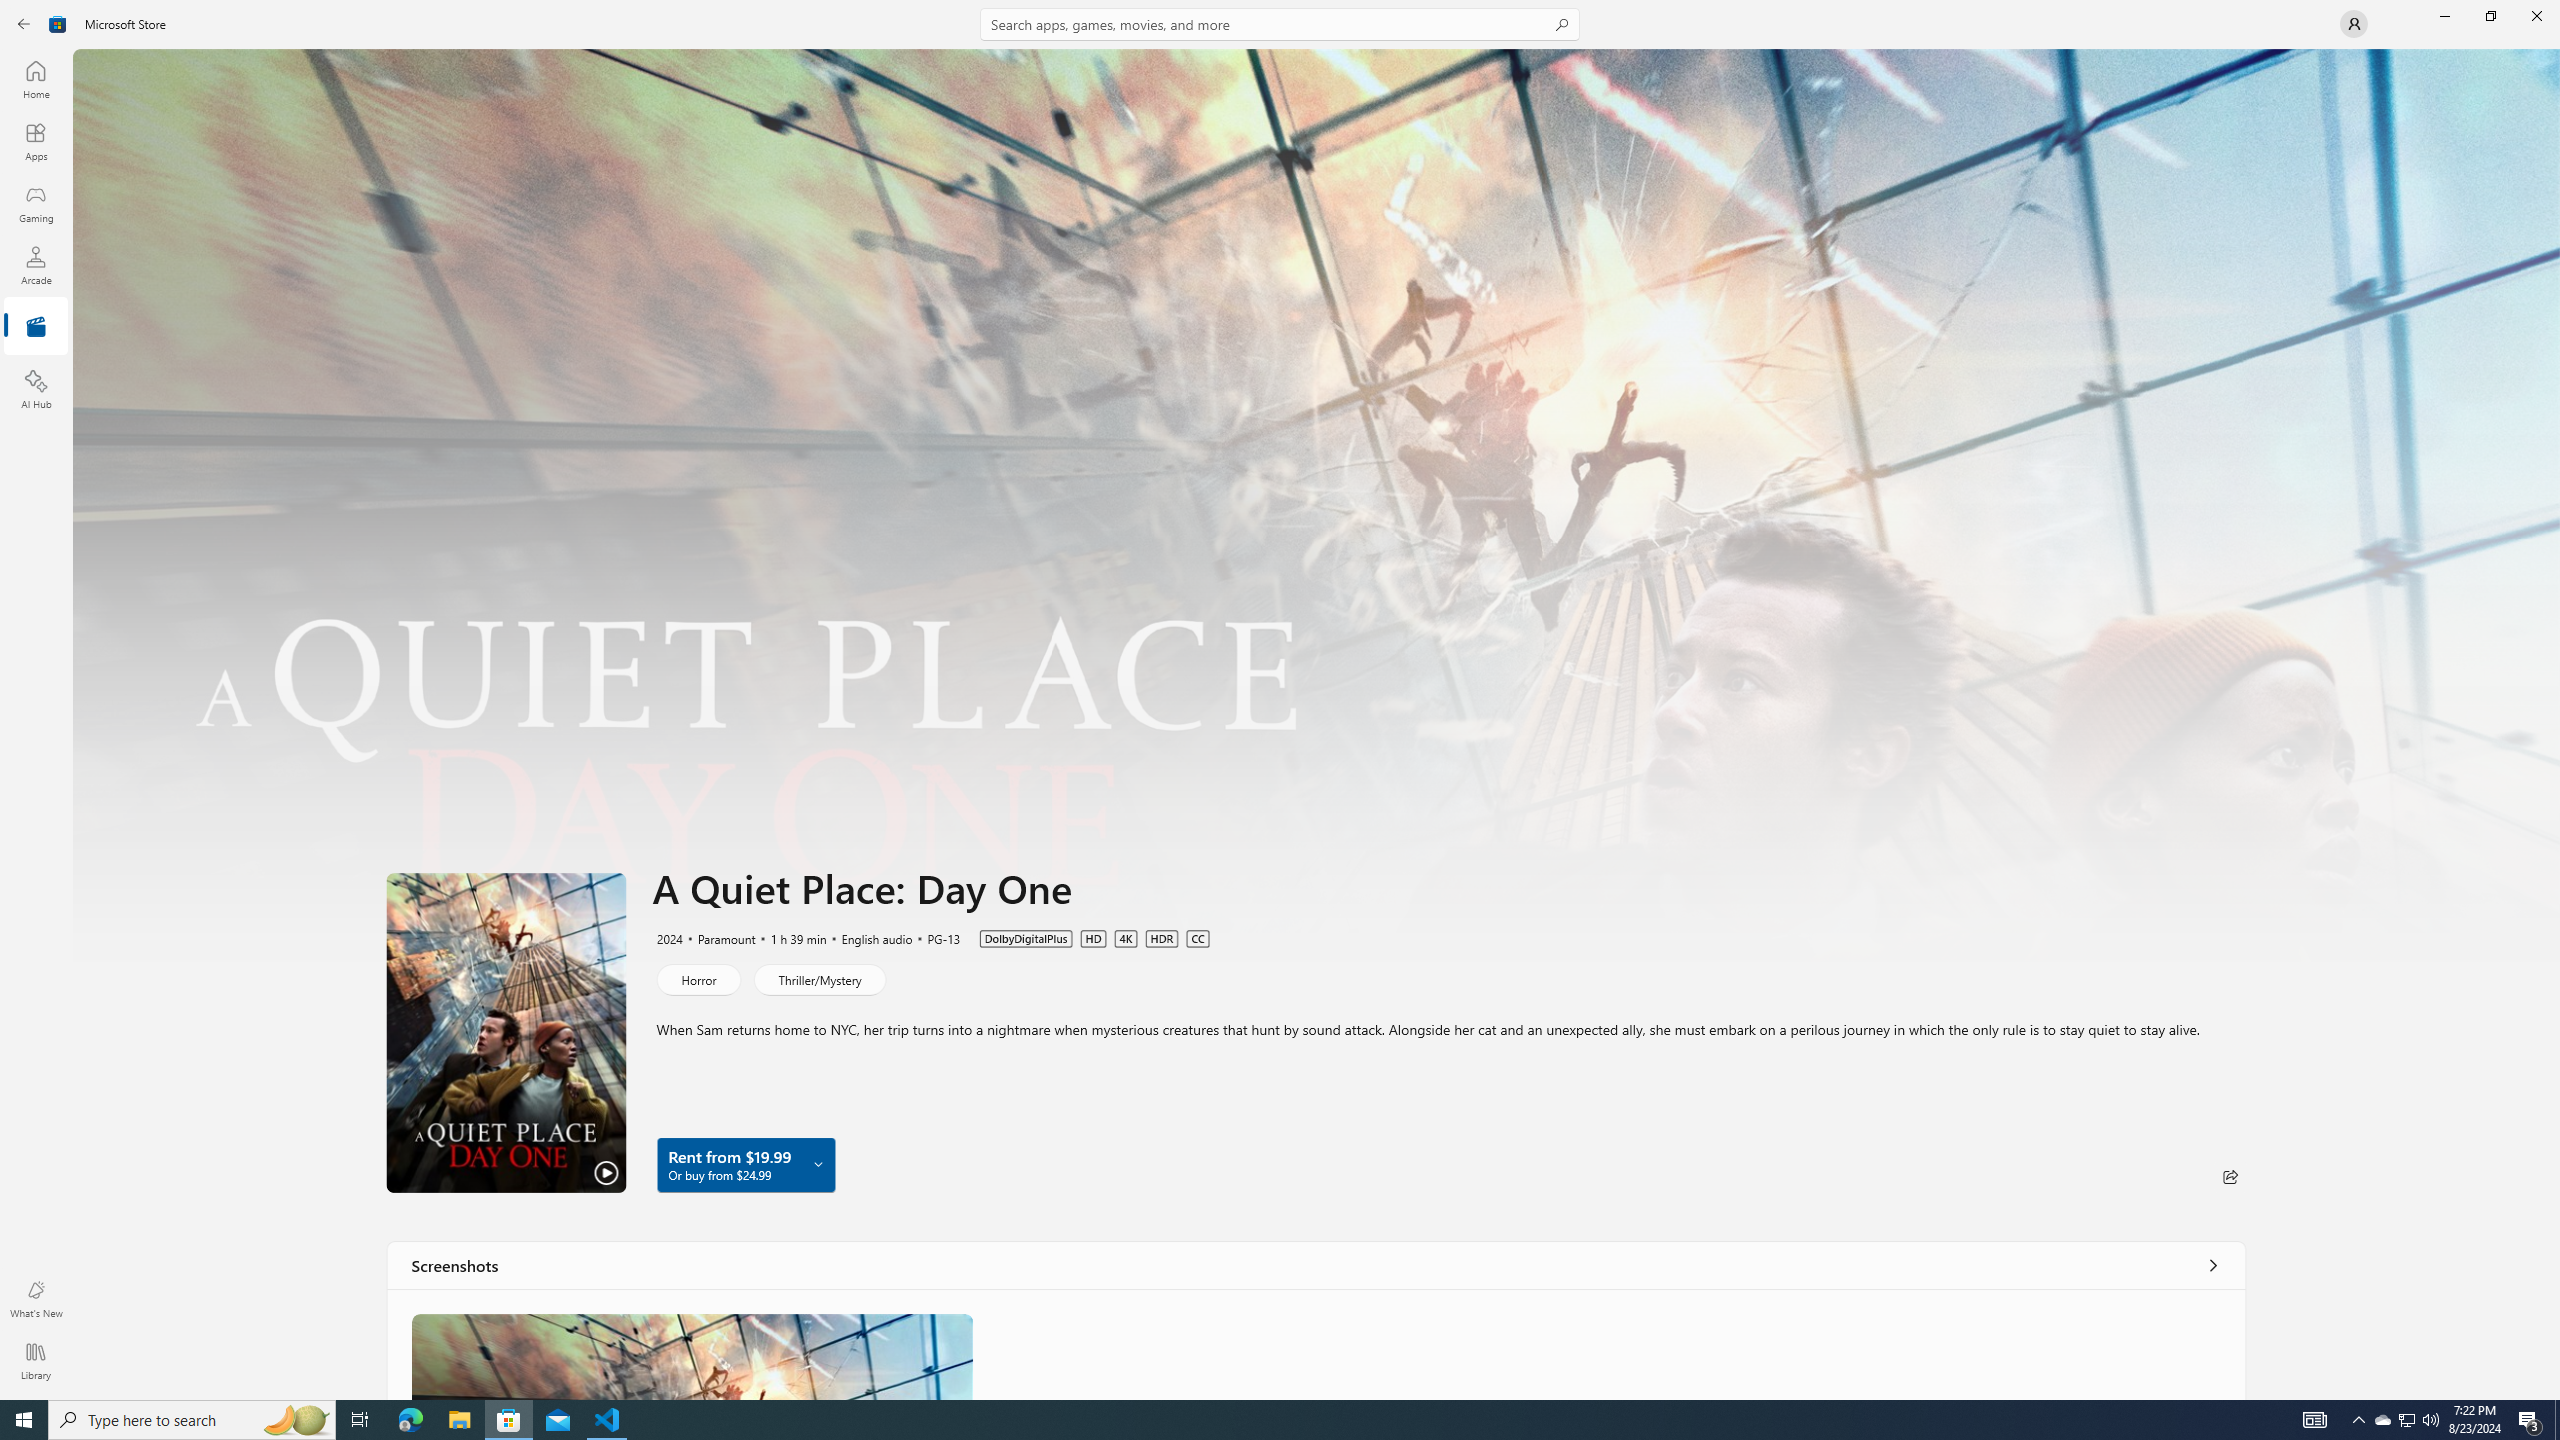 The width and height of the screenshot is (2560, 1440). What do you see at coordinates (2443, 15) in the screenshot?
I see `'Minimize Microsoft Store'` at bounding box center [2443, 15].